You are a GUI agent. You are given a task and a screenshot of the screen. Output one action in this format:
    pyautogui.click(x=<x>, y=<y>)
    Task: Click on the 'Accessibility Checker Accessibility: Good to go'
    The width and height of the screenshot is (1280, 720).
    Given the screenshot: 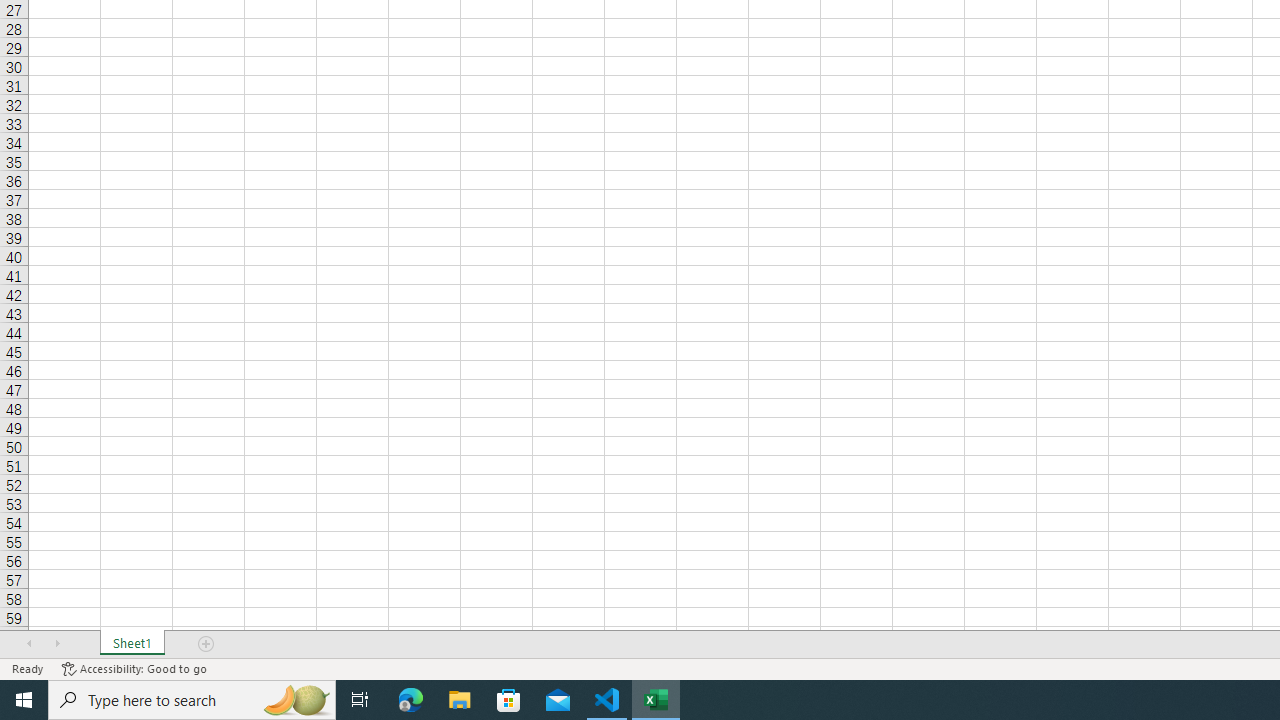 What is the action you would take?
    pyautogui.click(x=133, y=669)
    